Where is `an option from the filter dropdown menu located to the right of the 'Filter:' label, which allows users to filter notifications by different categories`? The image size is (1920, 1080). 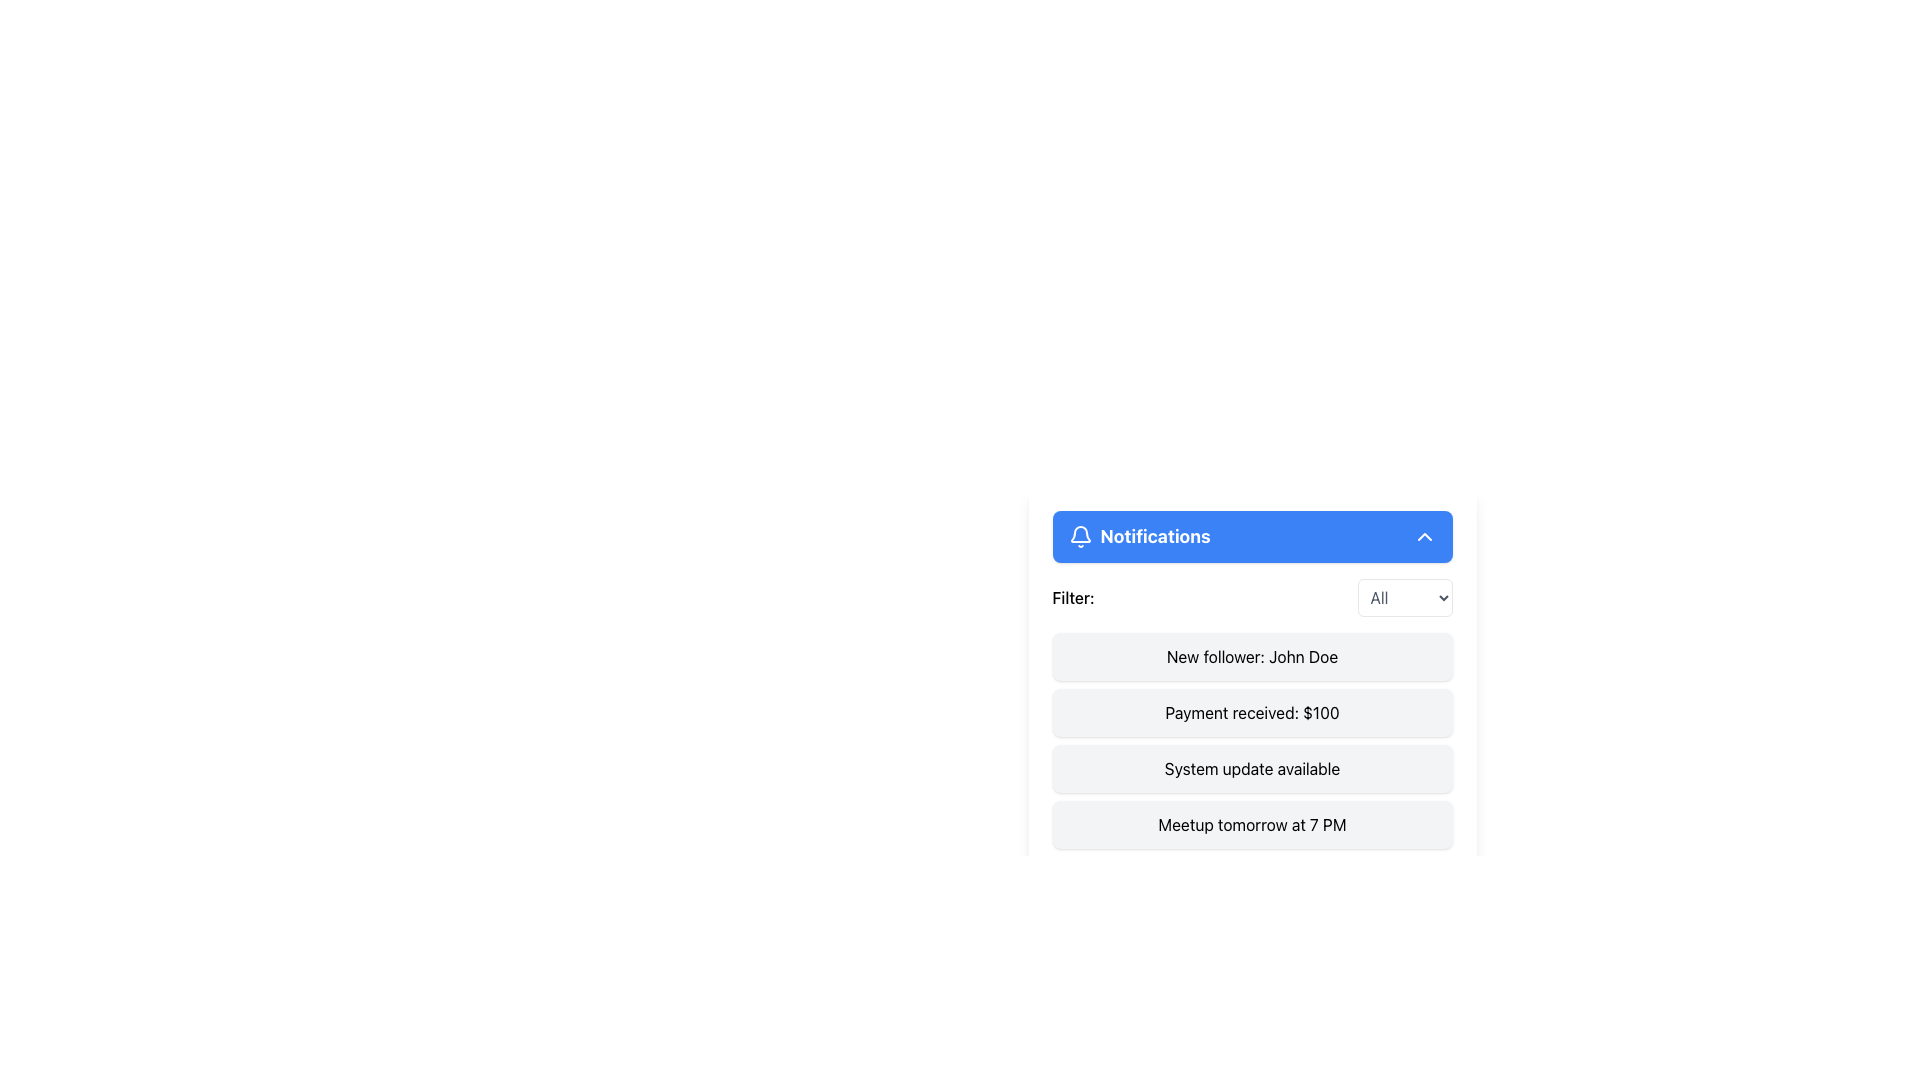 an option from the filter dropdown menu located to the right of the 'Filter:' label, which allows users to filter notifications by different categories is located at coordinates (1404, 596).